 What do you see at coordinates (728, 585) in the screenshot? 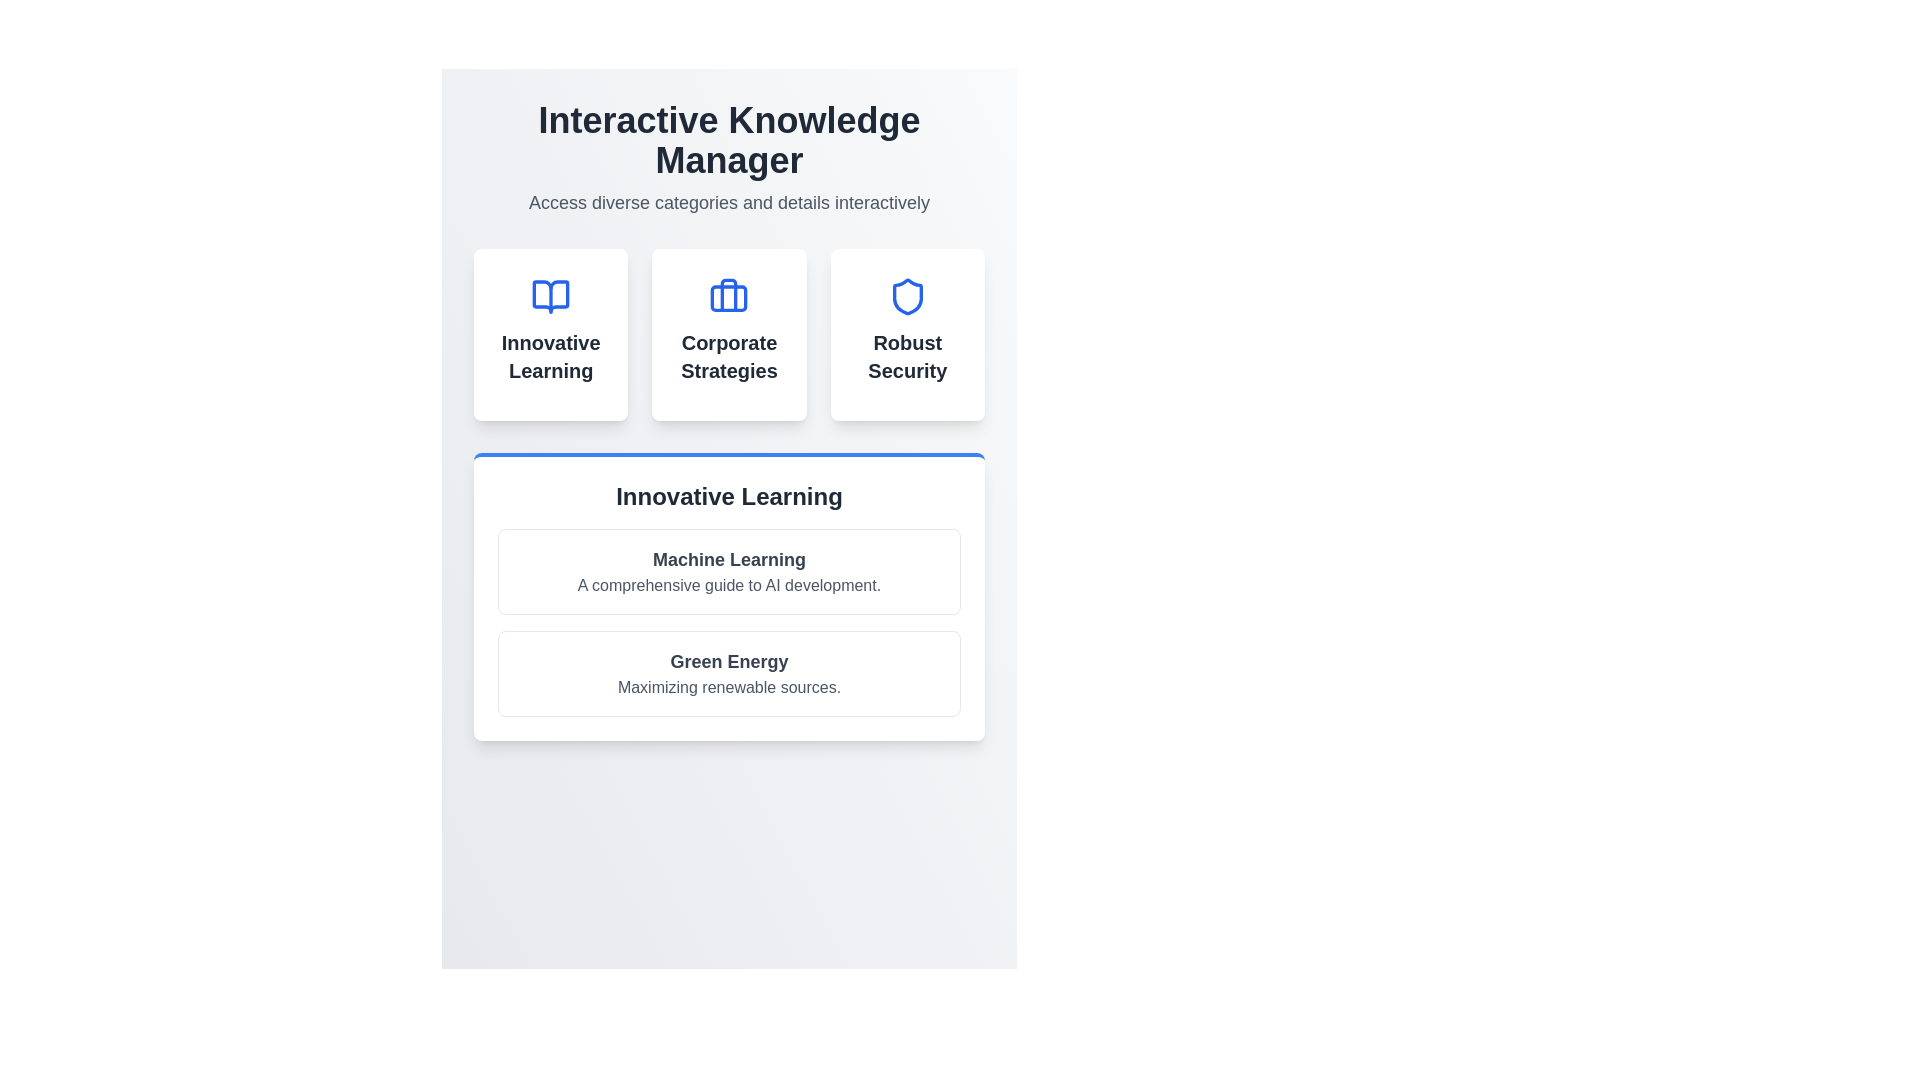
I see `the text label containing 'A comprehensive guide to AI development.' which is positioned below the heading 'Machine Learning' in a bordered and rounded rectangular card` at bounding box center [728, 585].